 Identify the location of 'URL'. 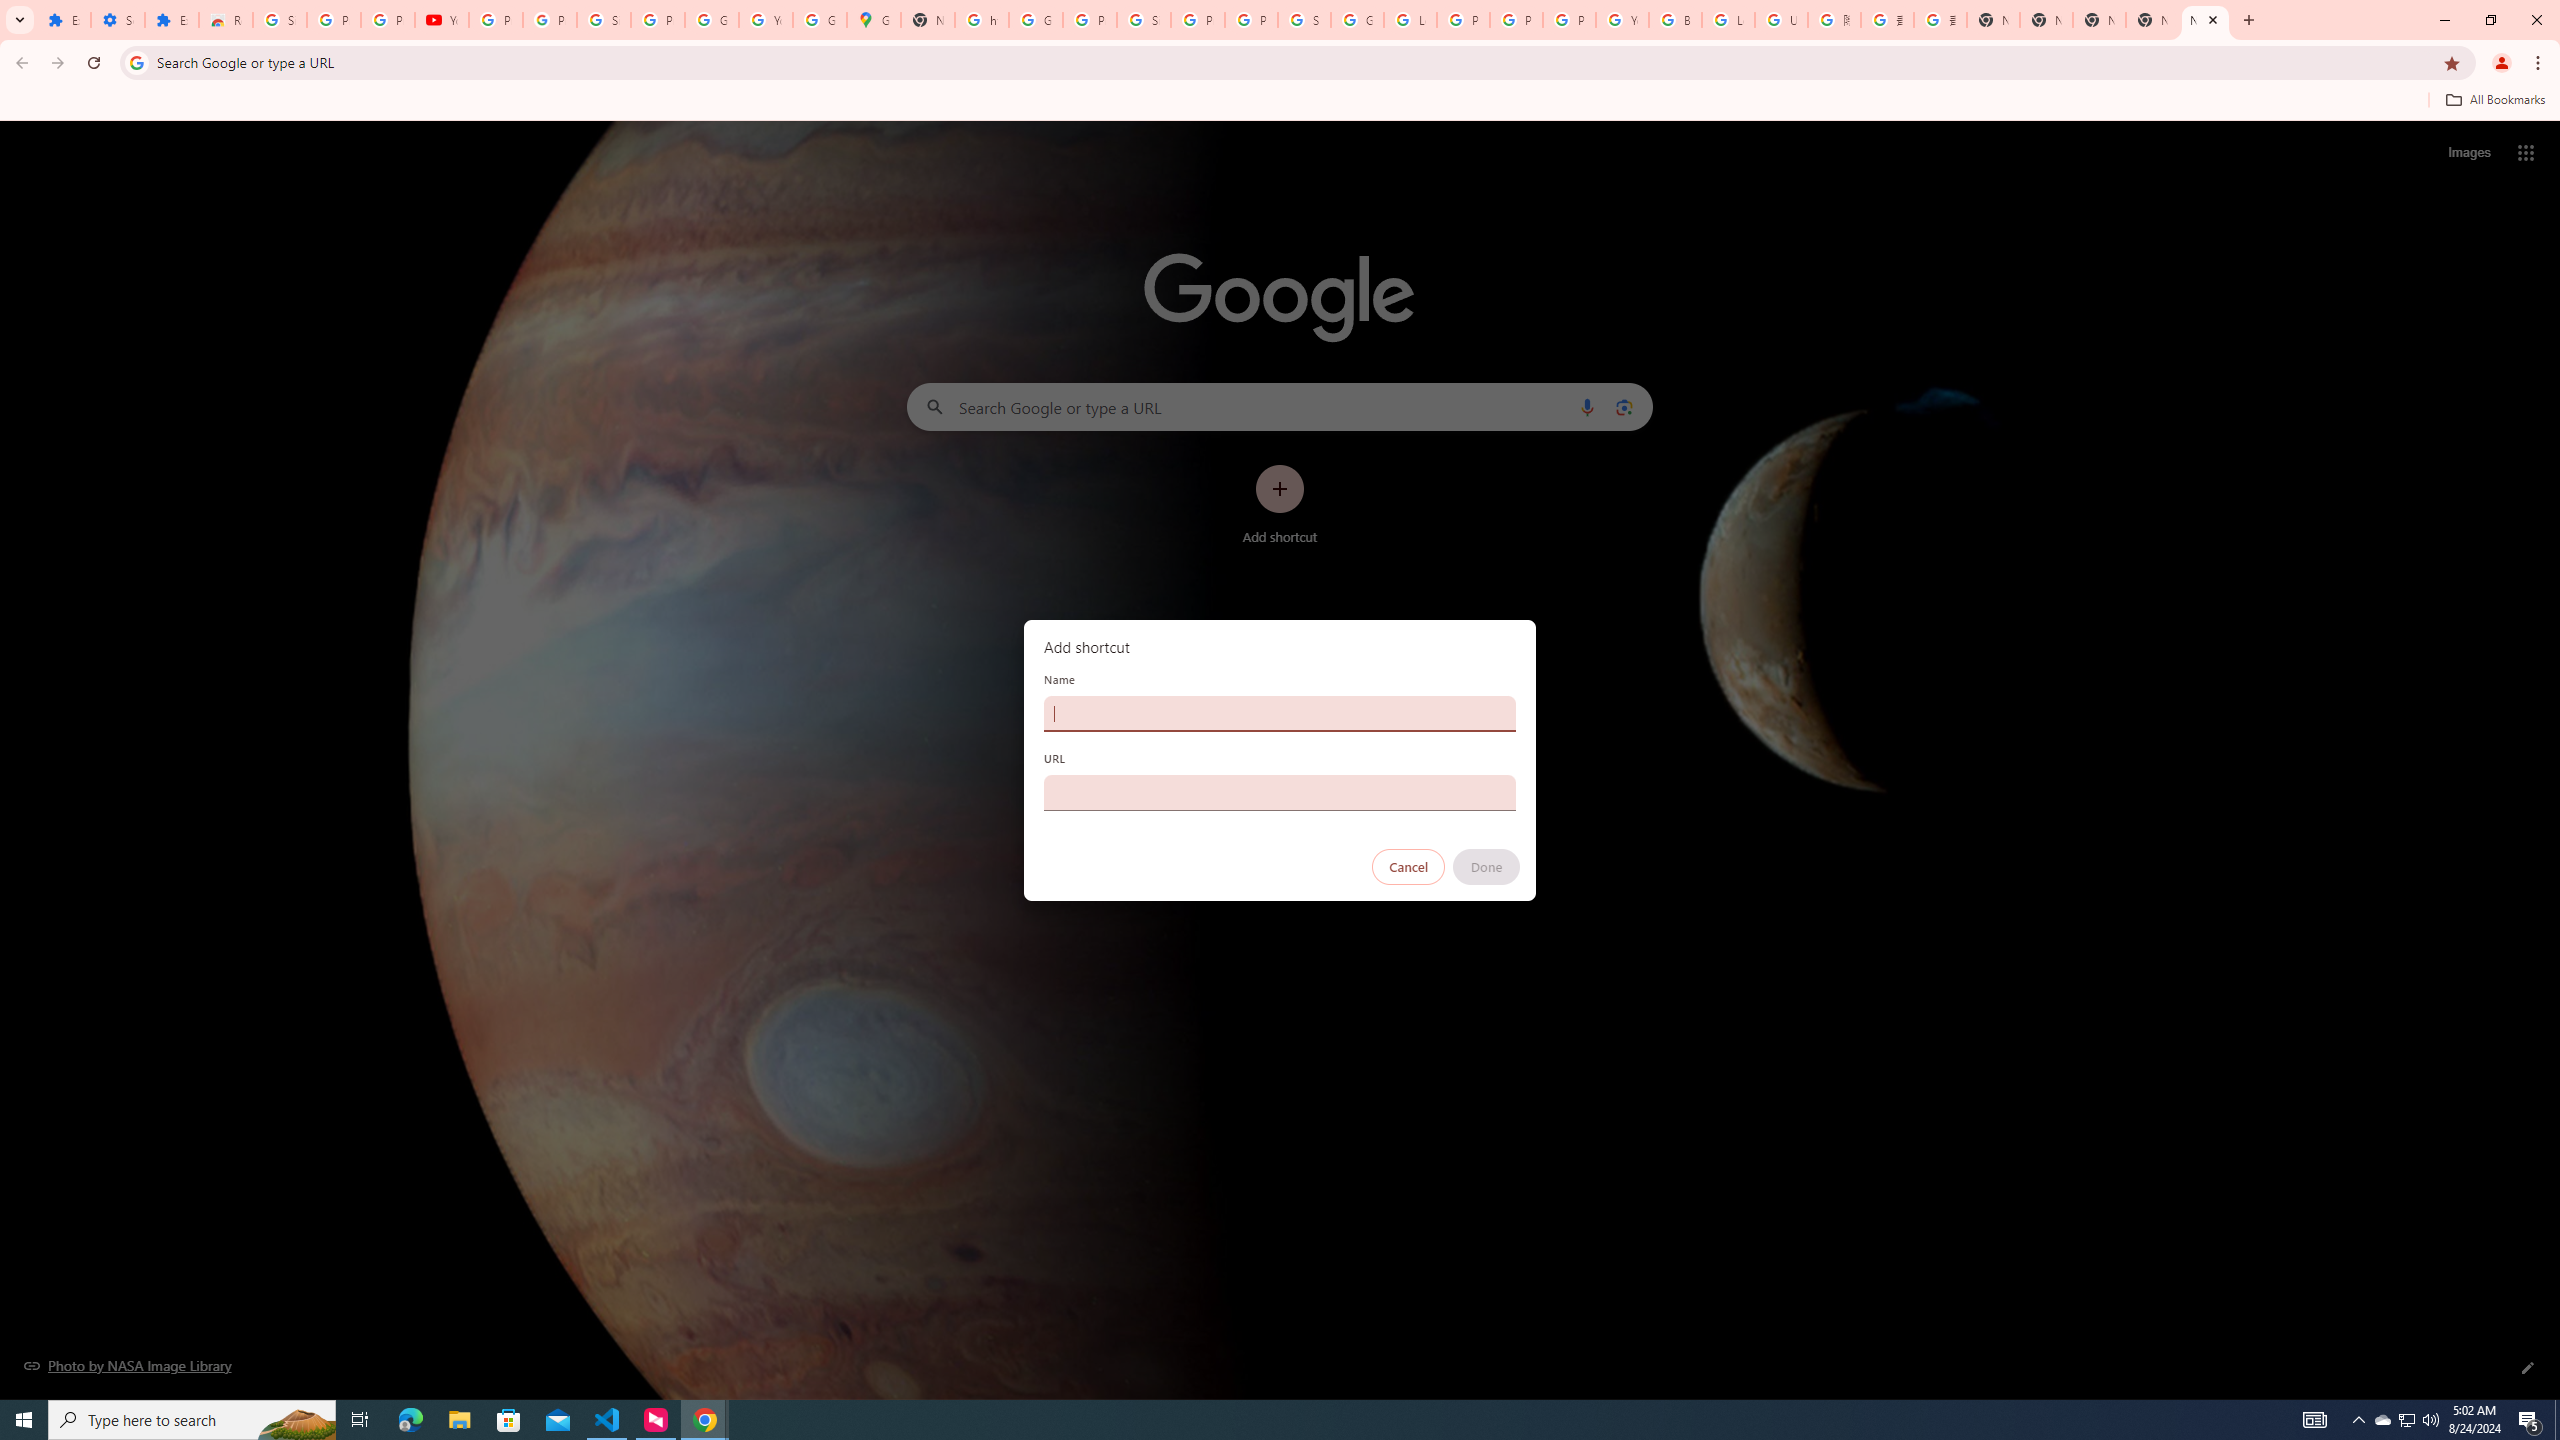
(1280, 792).